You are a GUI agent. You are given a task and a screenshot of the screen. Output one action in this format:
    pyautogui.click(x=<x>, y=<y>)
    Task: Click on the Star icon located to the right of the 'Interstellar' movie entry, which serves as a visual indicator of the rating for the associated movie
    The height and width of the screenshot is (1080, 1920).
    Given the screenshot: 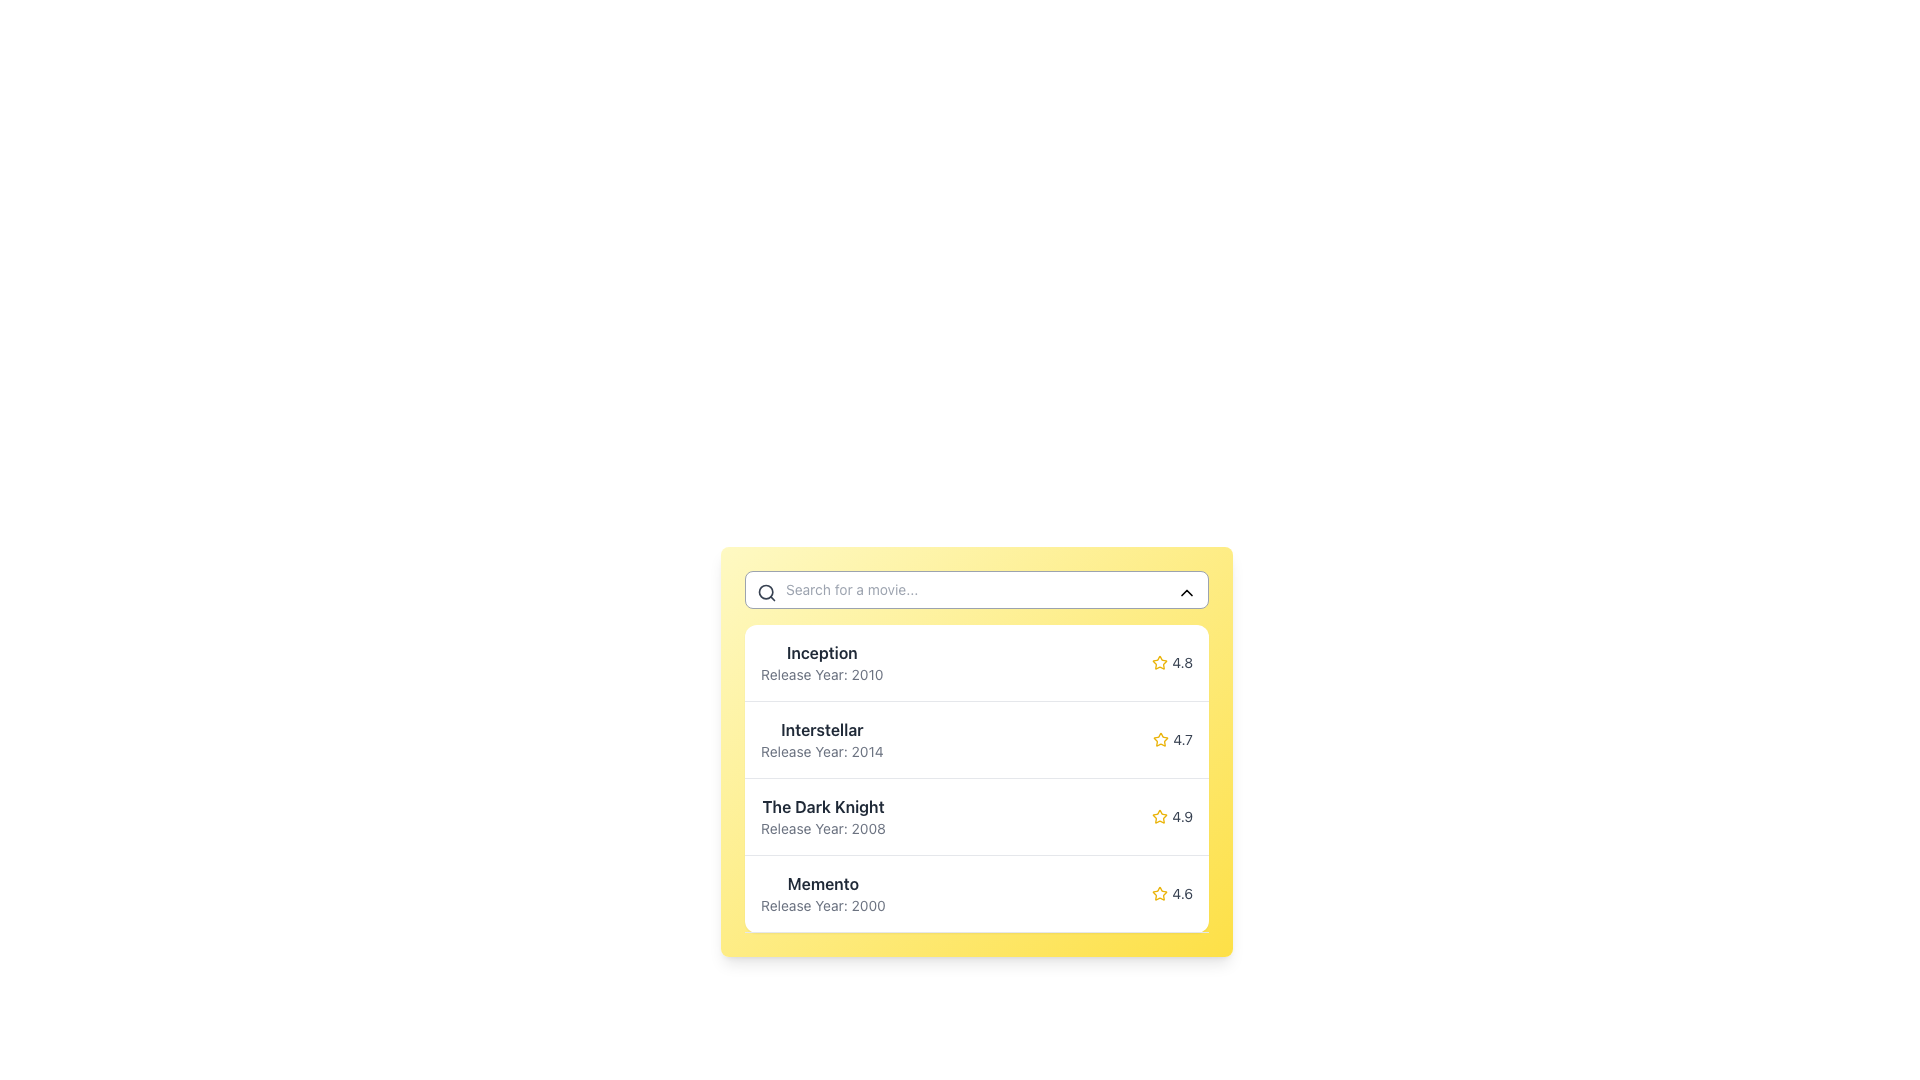 What is the action you would take?
    pyautogui.click(x=1161, y=739)
    